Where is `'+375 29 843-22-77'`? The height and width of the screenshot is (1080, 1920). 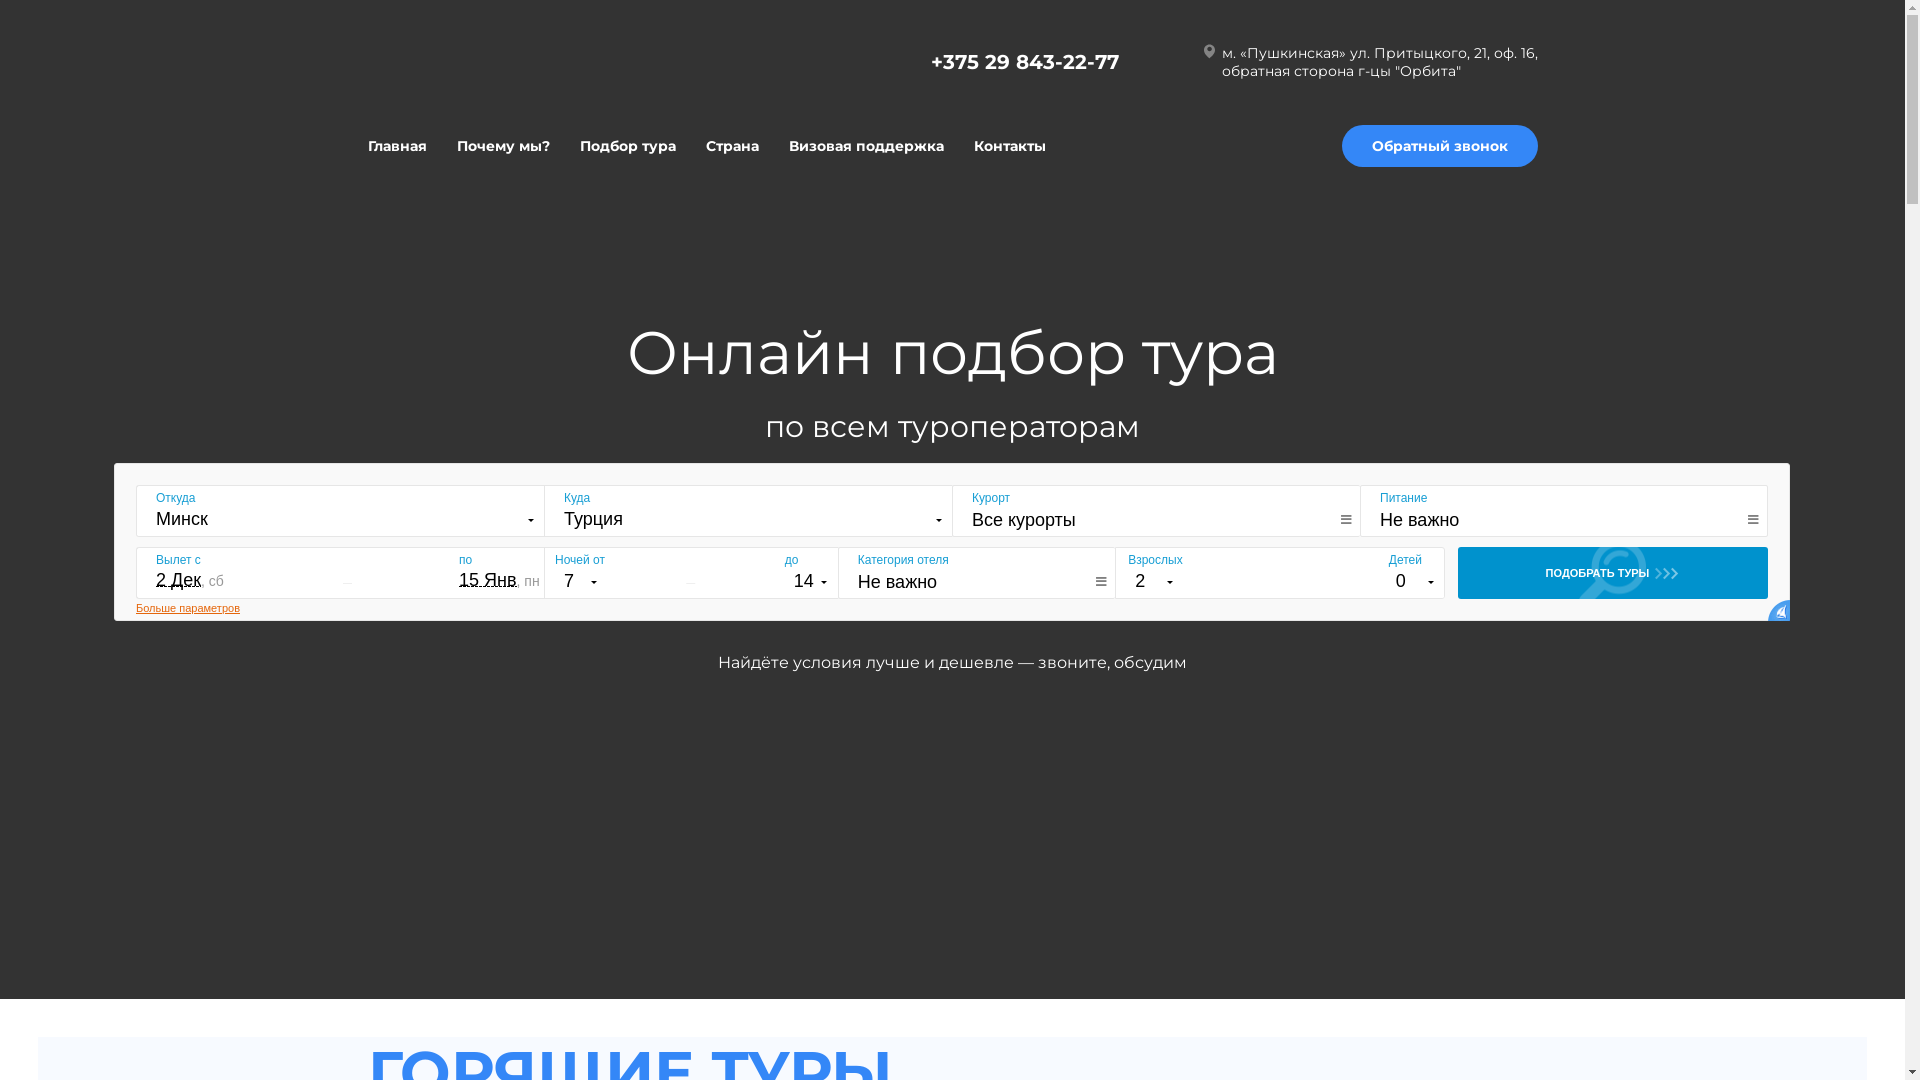 '+375 29 843-22-77' is located at coordinates (929, 60).